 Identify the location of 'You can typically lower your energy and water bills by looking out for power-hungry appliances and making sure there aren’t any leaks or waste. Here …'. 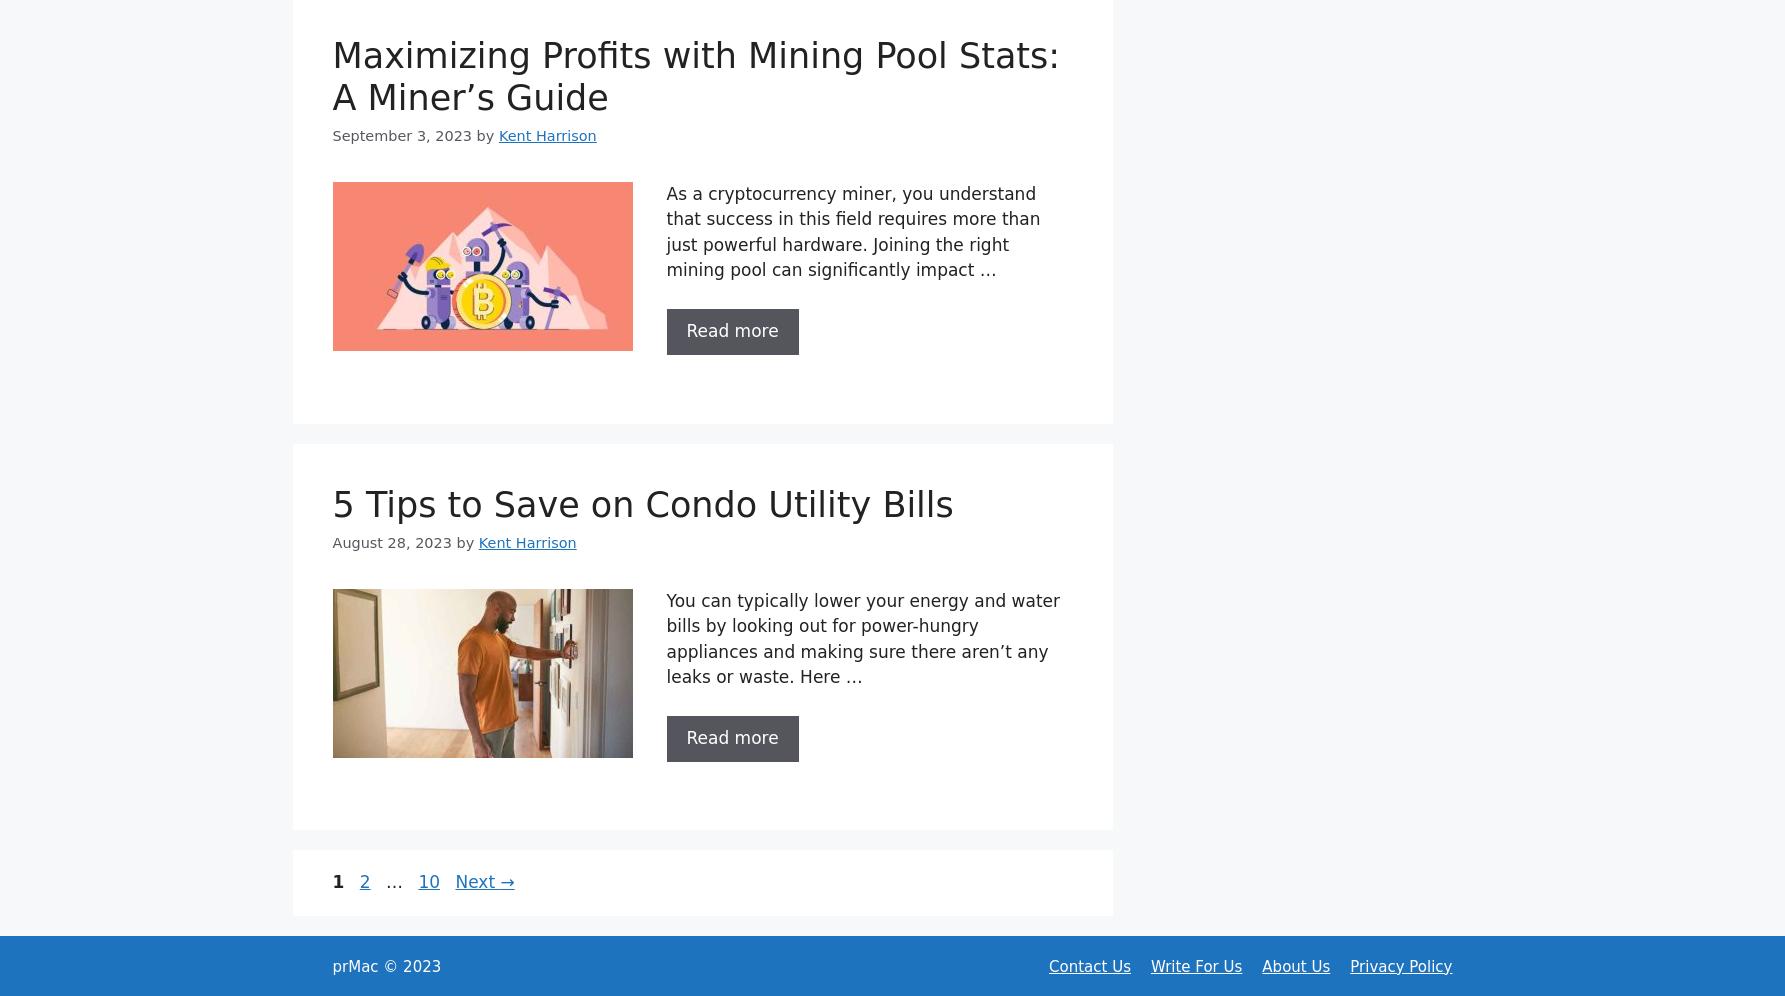
(863, 637).